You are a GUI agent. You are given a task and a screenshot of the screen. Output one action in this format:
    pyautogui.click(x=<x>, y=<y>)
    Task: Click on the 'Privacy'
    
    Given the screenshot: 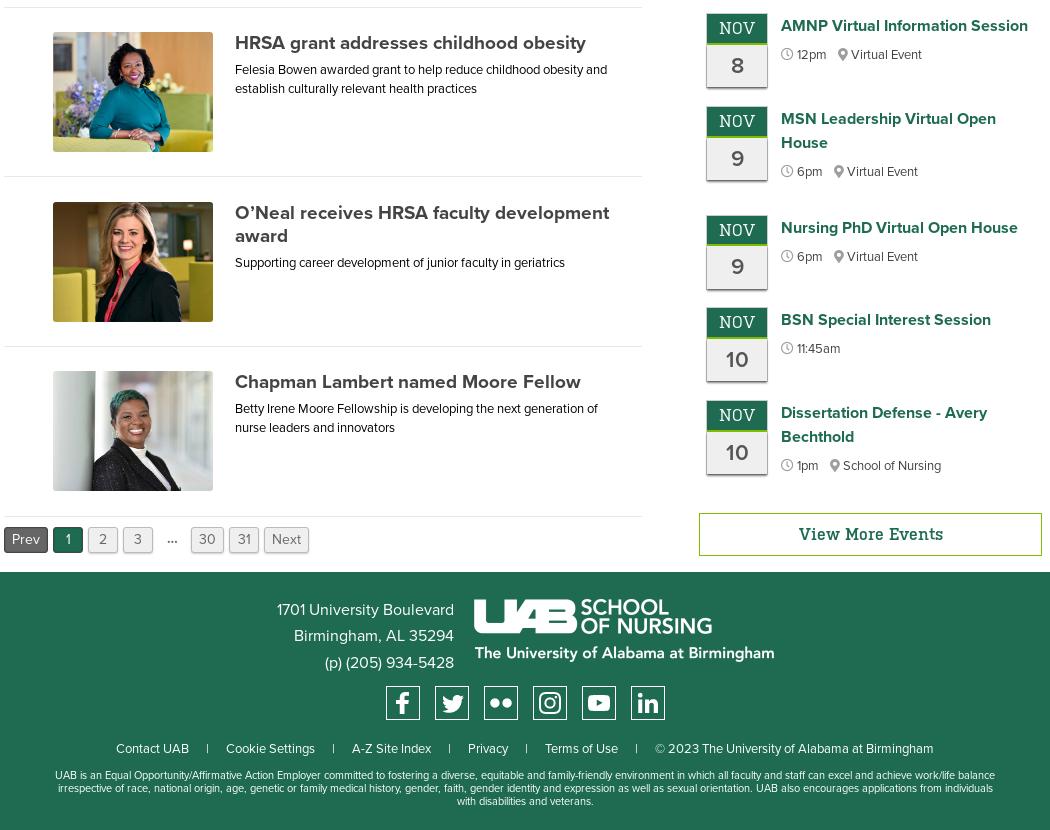 What is the action you would take?
    pyautogui.click(x=488, y=748)
    